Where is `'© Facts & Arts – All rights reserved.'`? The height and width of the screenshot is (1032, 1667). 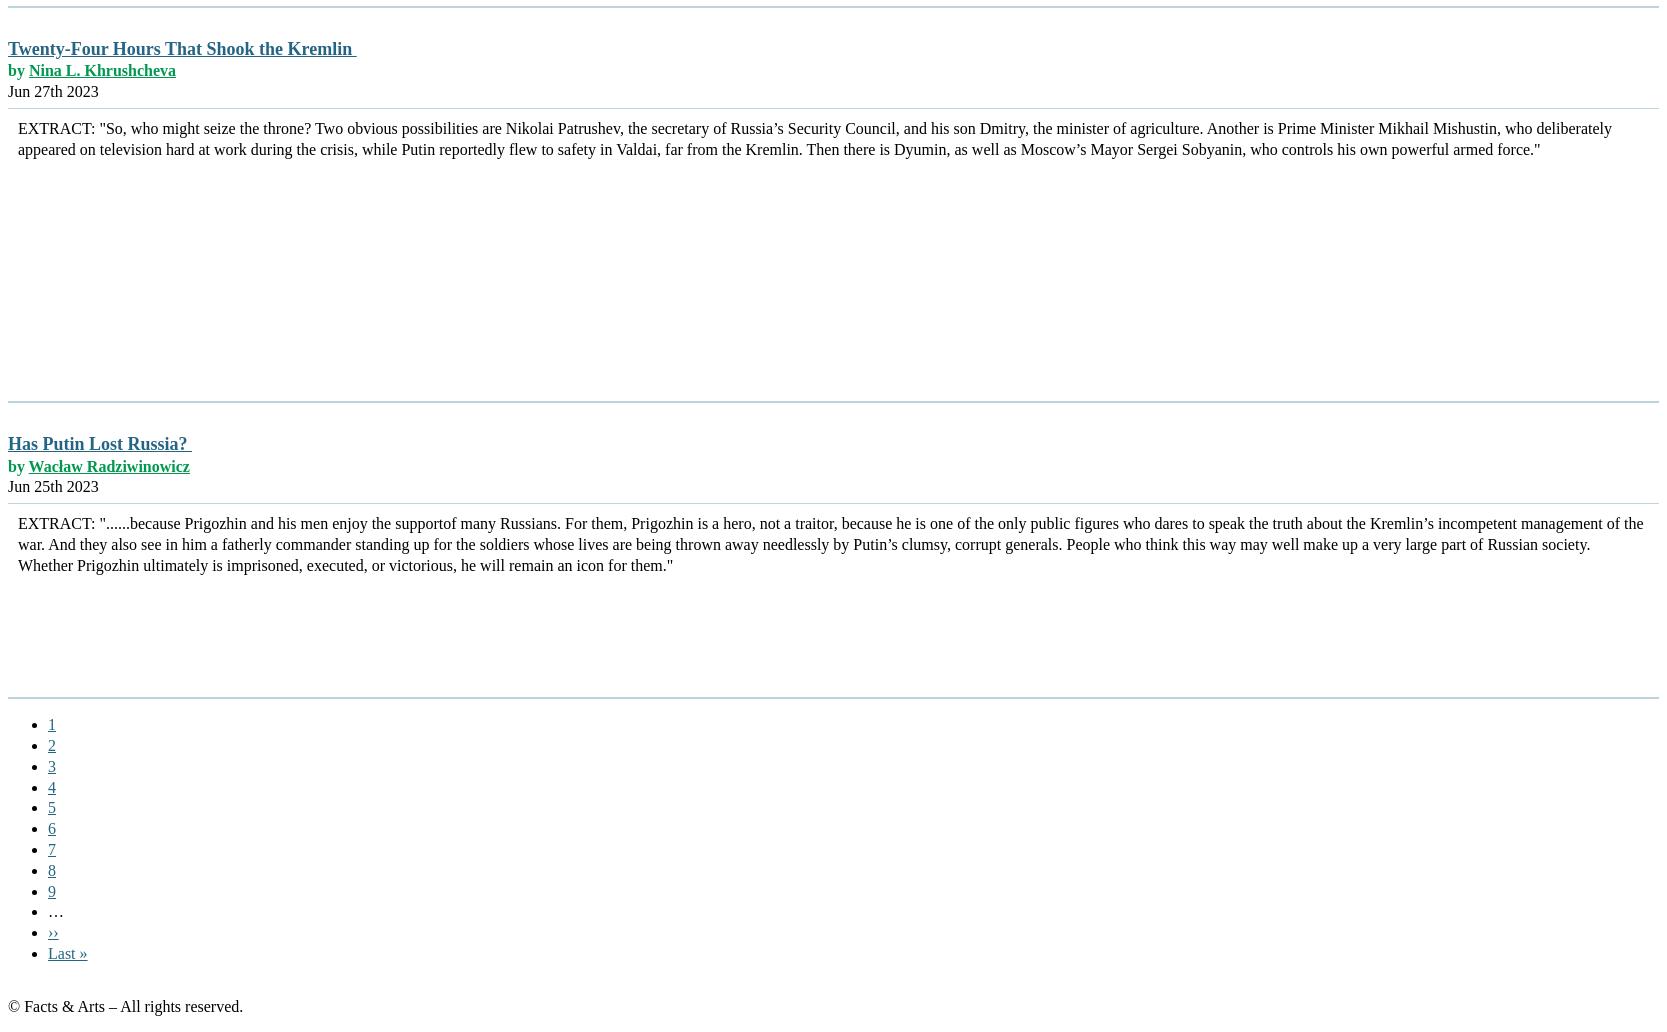
'© Facts & Arts – All rights reserved.' is located at coordinates (8, 1004).